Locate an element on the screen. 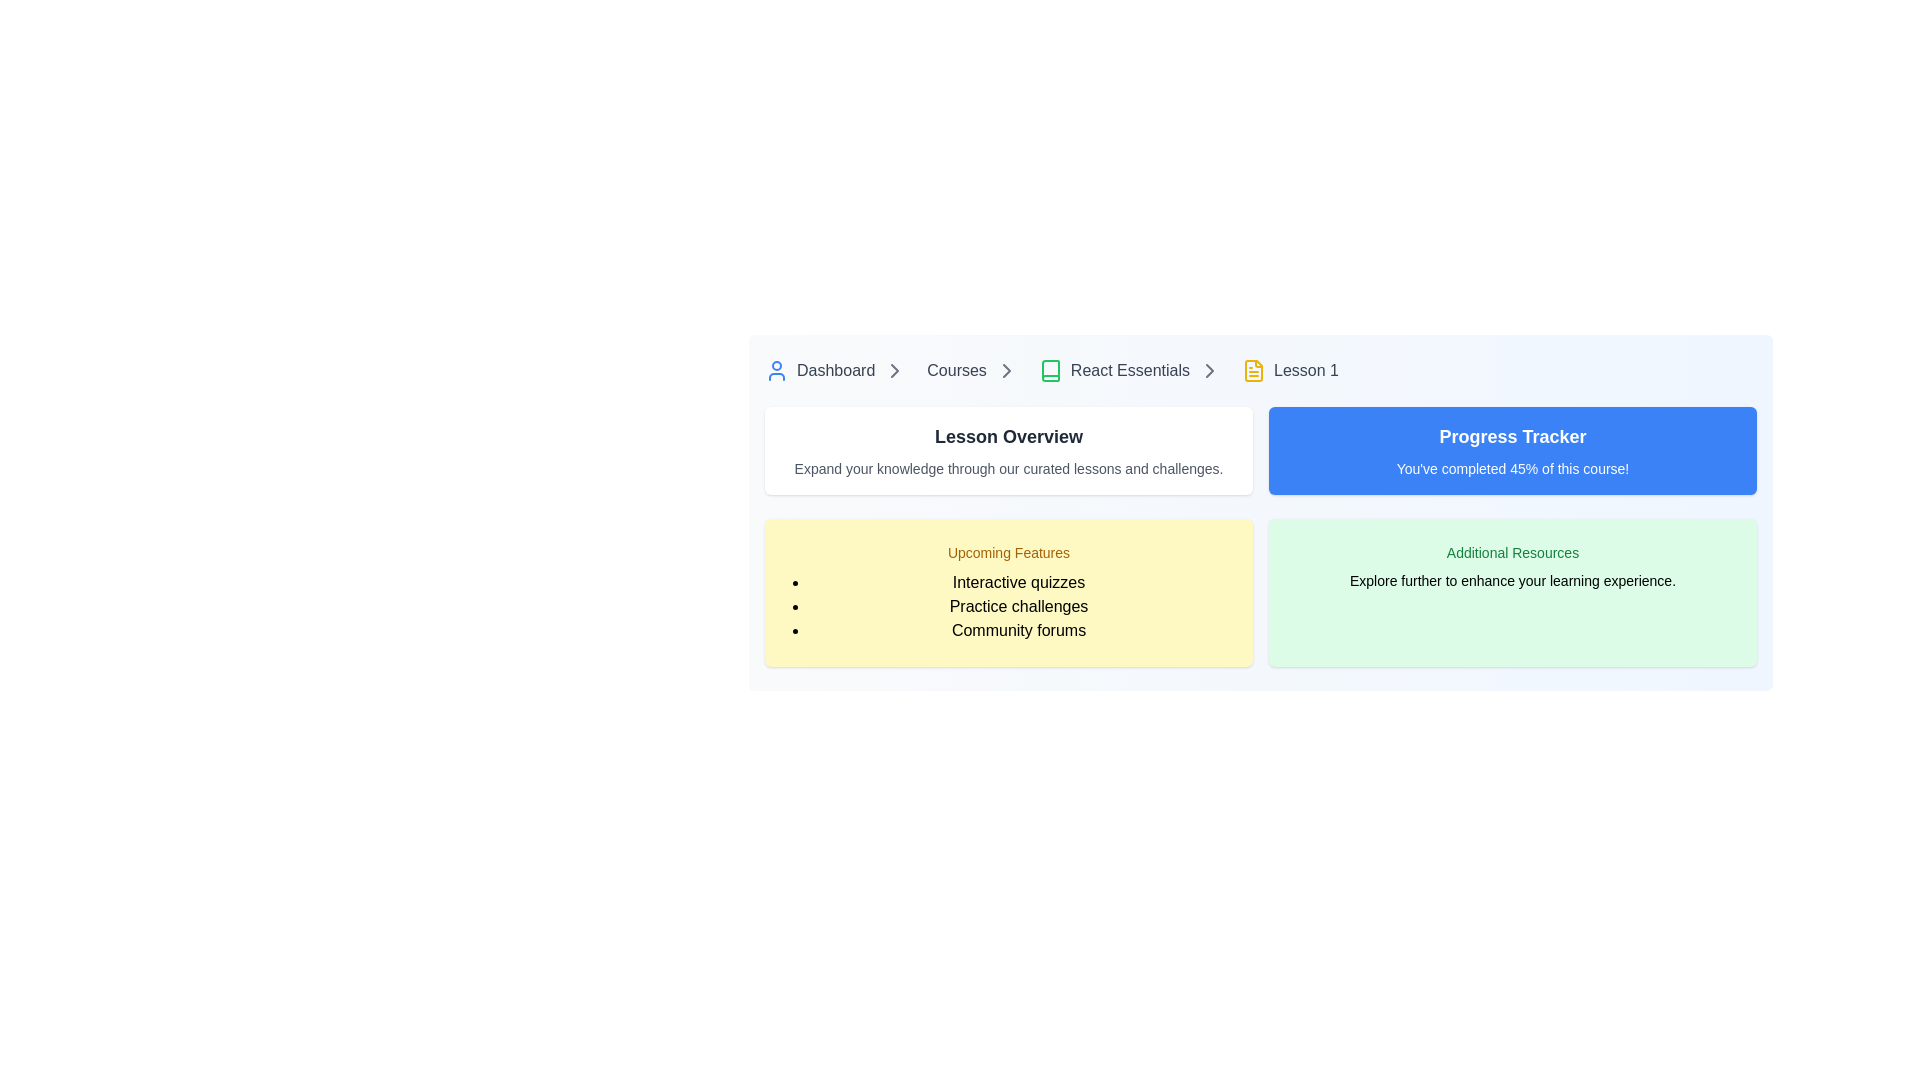 The height and width of the screenshot is (1080, 1920). the informational summary text block located on the left side of the 'Progress Tracker' block at the upper part of the interface is located at coordinates (1008, 451).